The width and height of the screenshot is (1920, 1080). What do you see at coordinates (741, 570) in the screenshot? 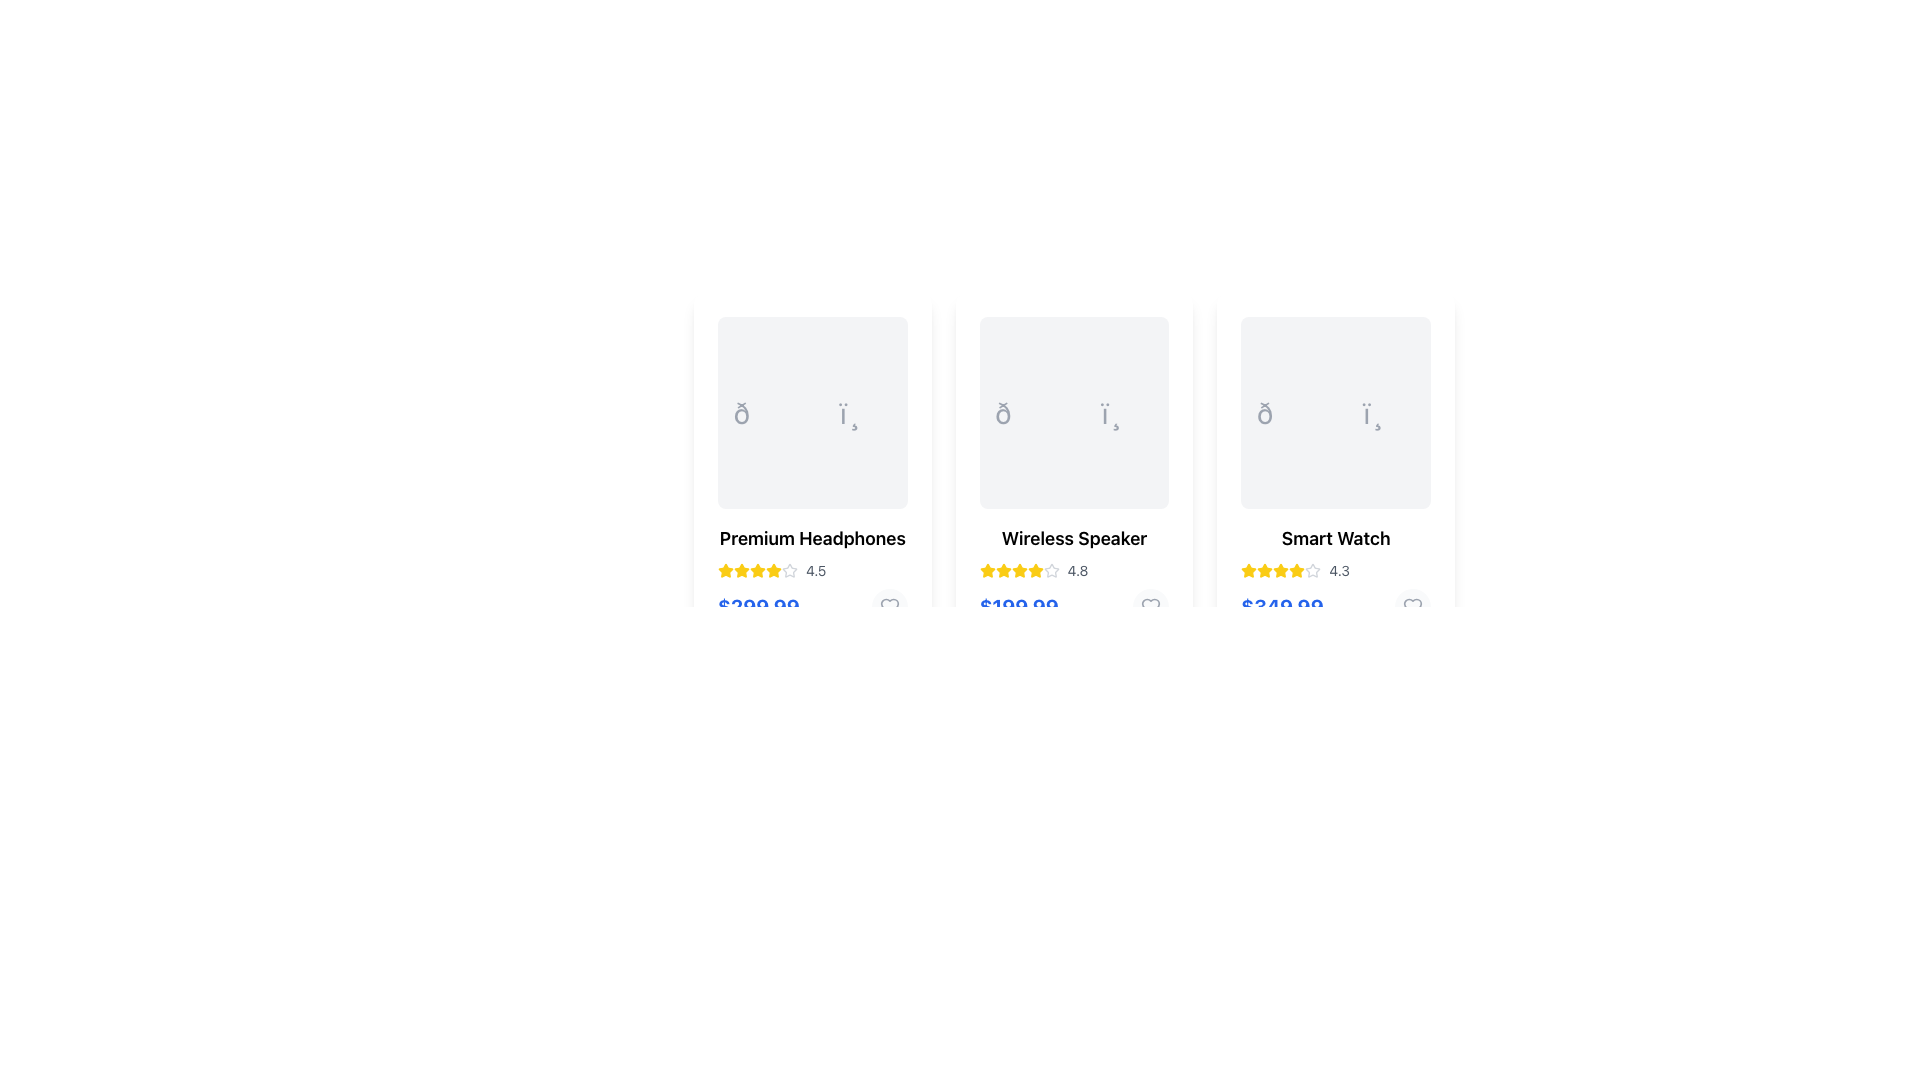
I see `the third star icon in the rating system for the product 'Premium Headphones'` at bounding box center [741, 570].